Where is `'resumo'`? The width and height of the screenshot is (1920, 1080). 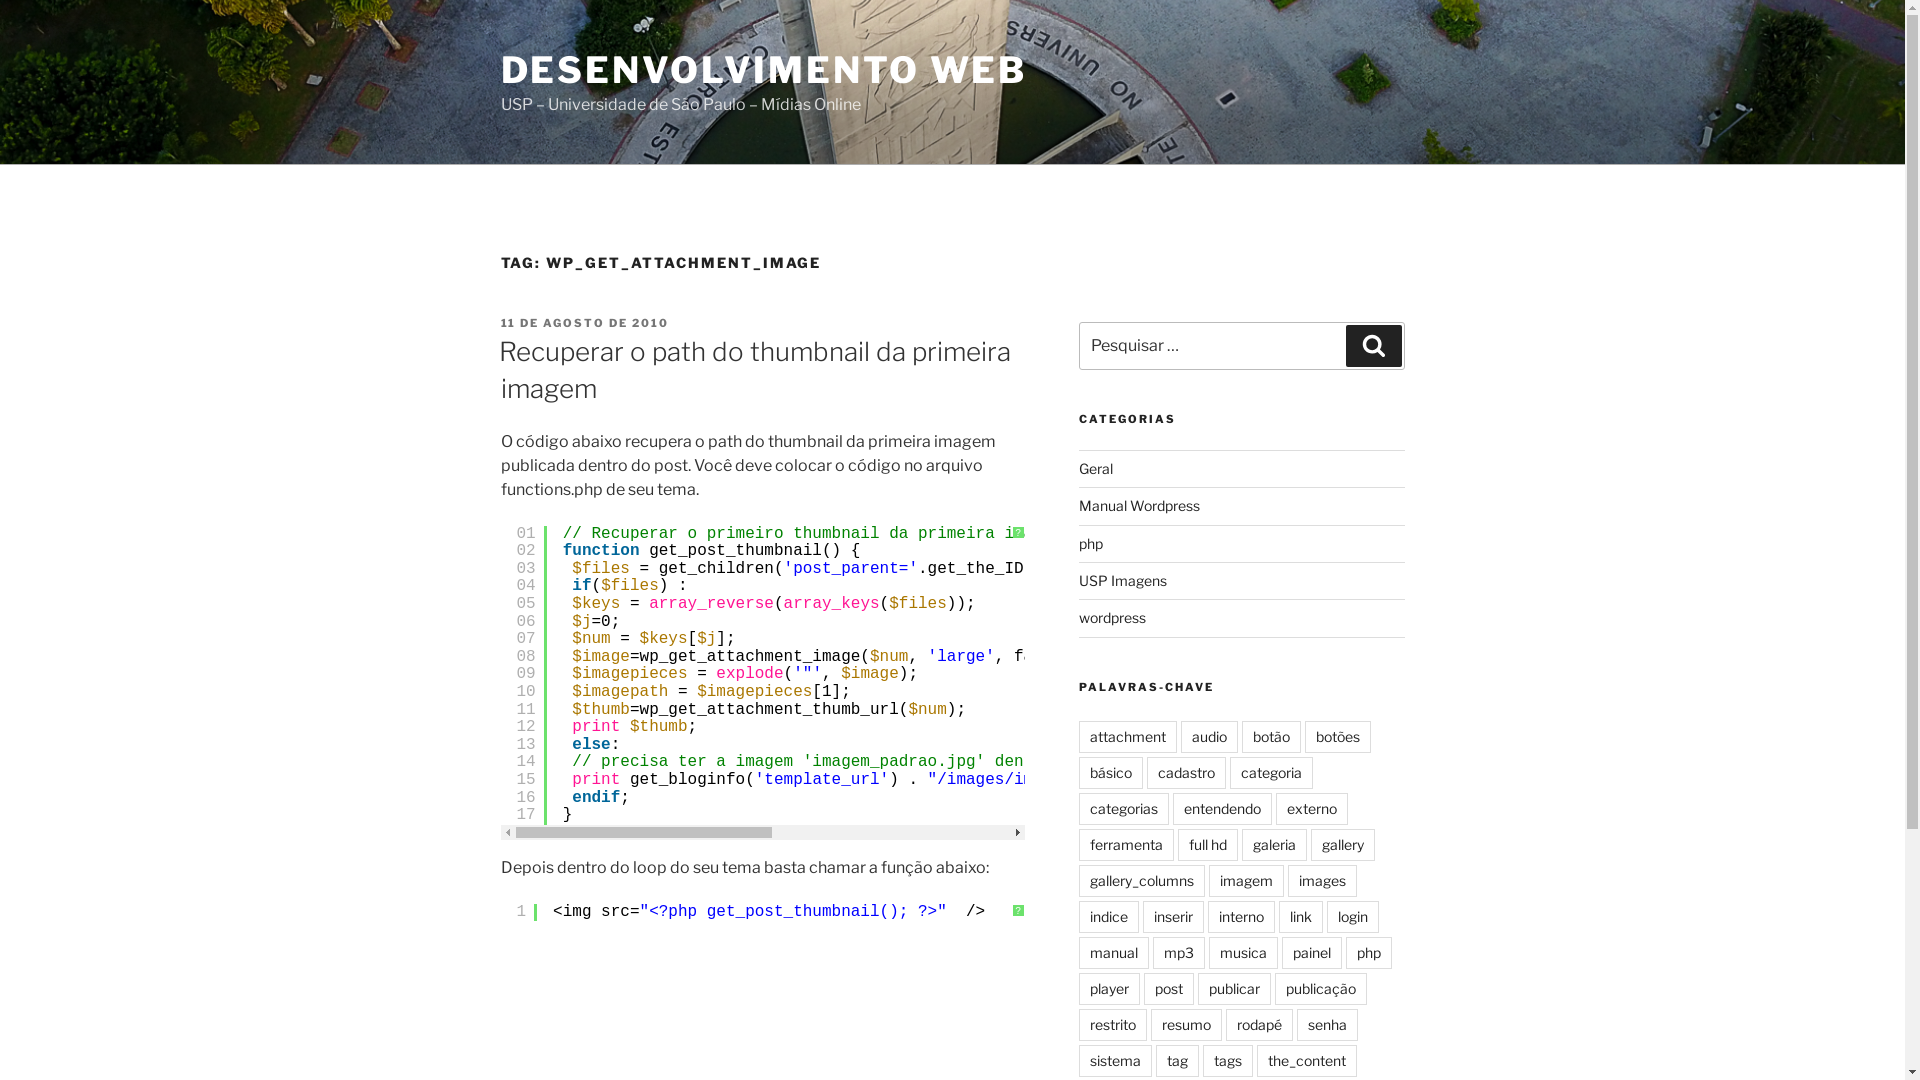 'resumo' is located at coordinates (1186, 1025).